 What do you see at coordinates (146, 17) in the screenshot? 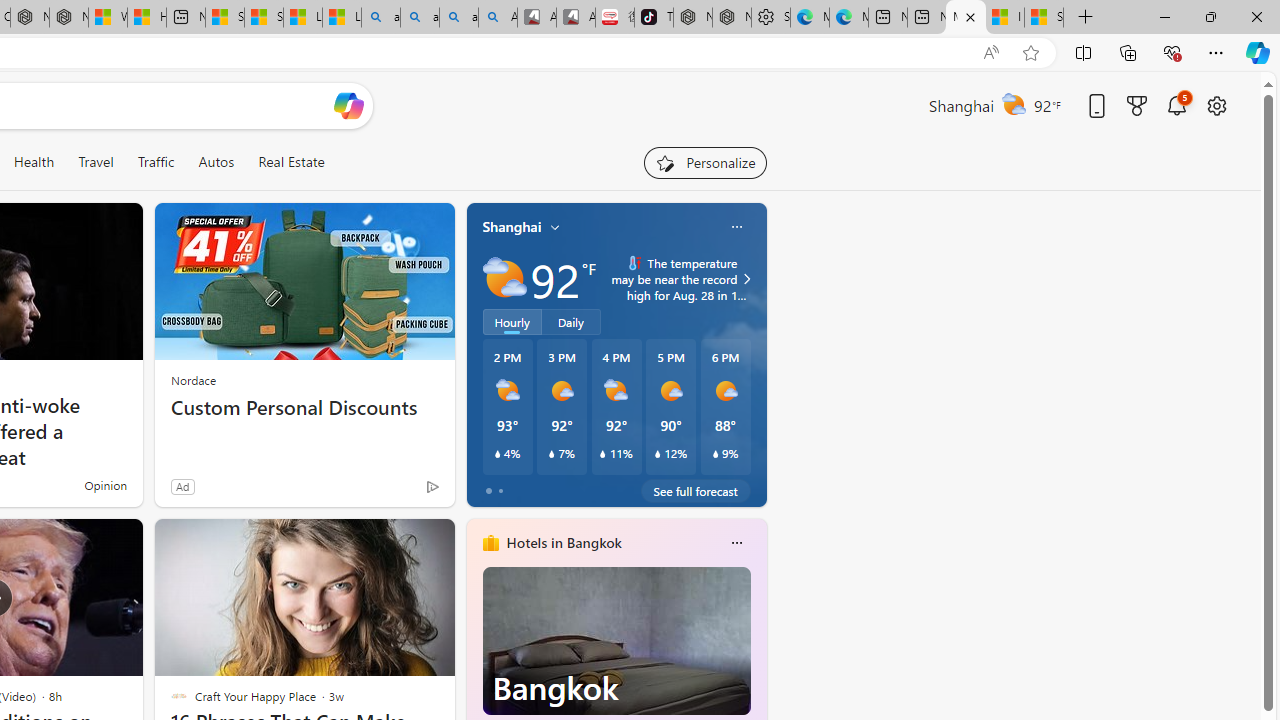
I see `'Huge shark washes ashore at New York City beach | Watch'` at bounding box center [146, 17].